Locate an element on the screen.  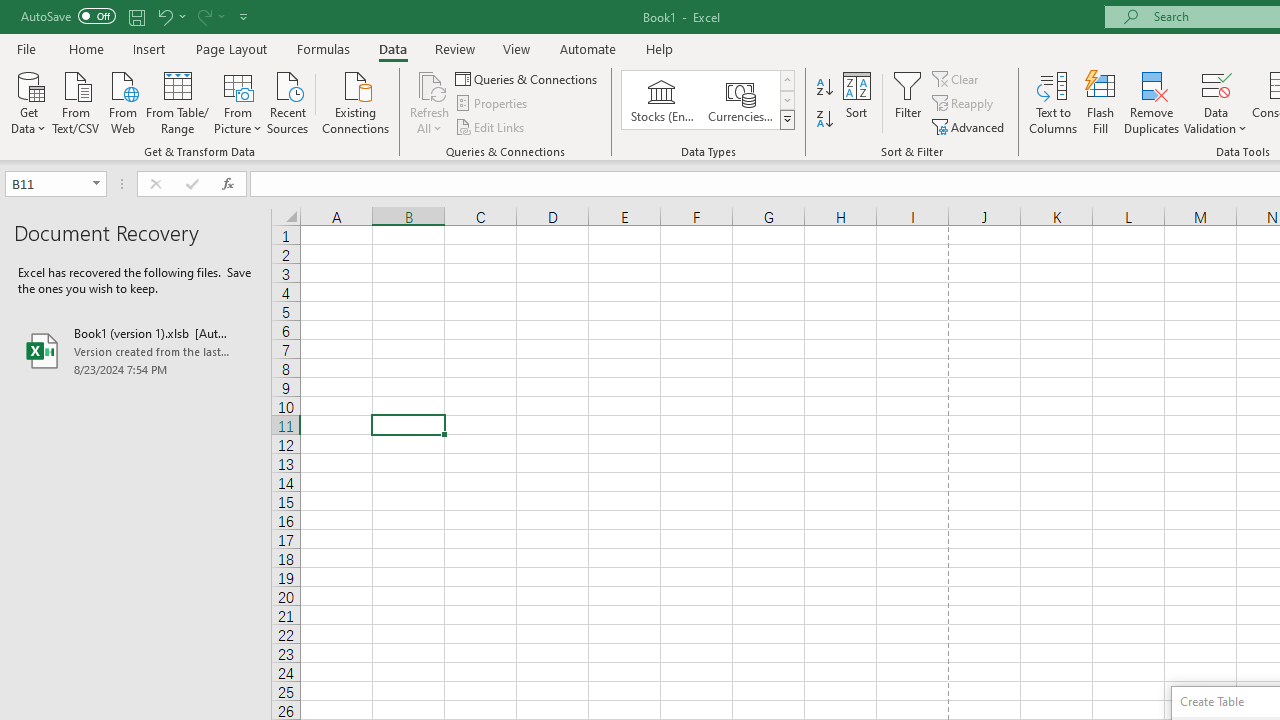
'Currencies (English)' is located at coordinates (739, 100).